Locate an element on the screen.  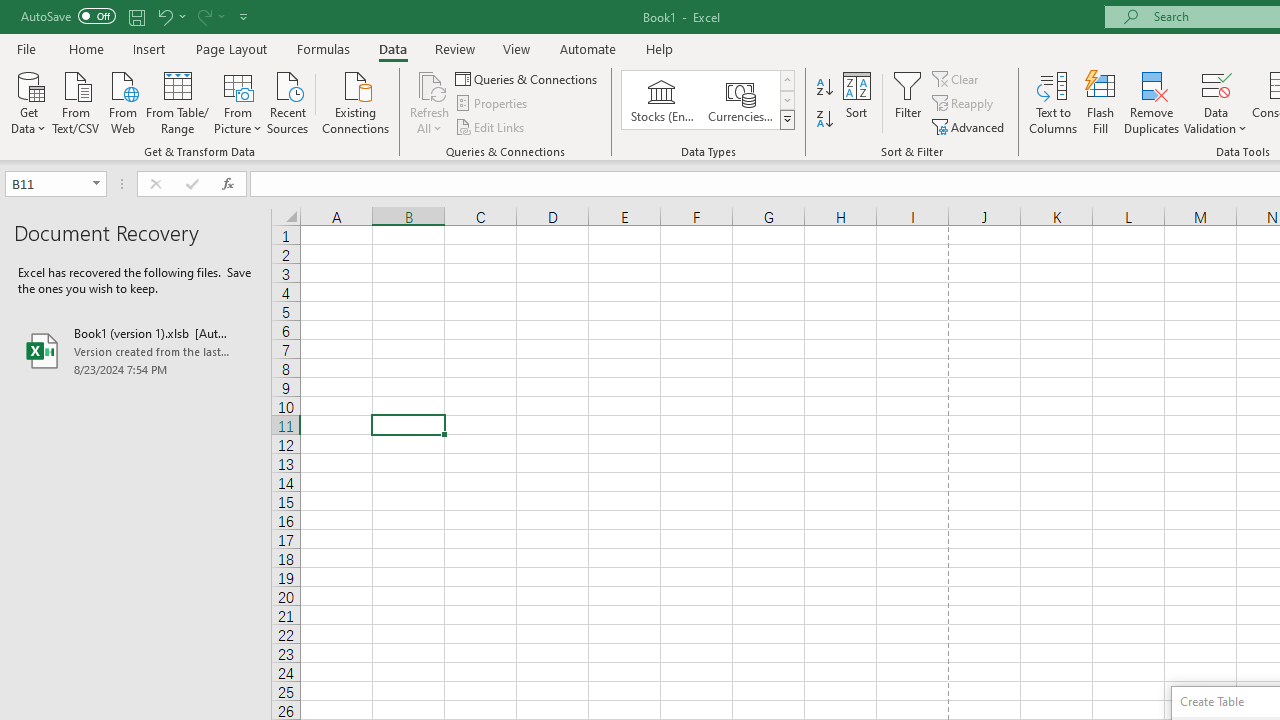
'Currencies (English)' is located at coordinates (739, 100).